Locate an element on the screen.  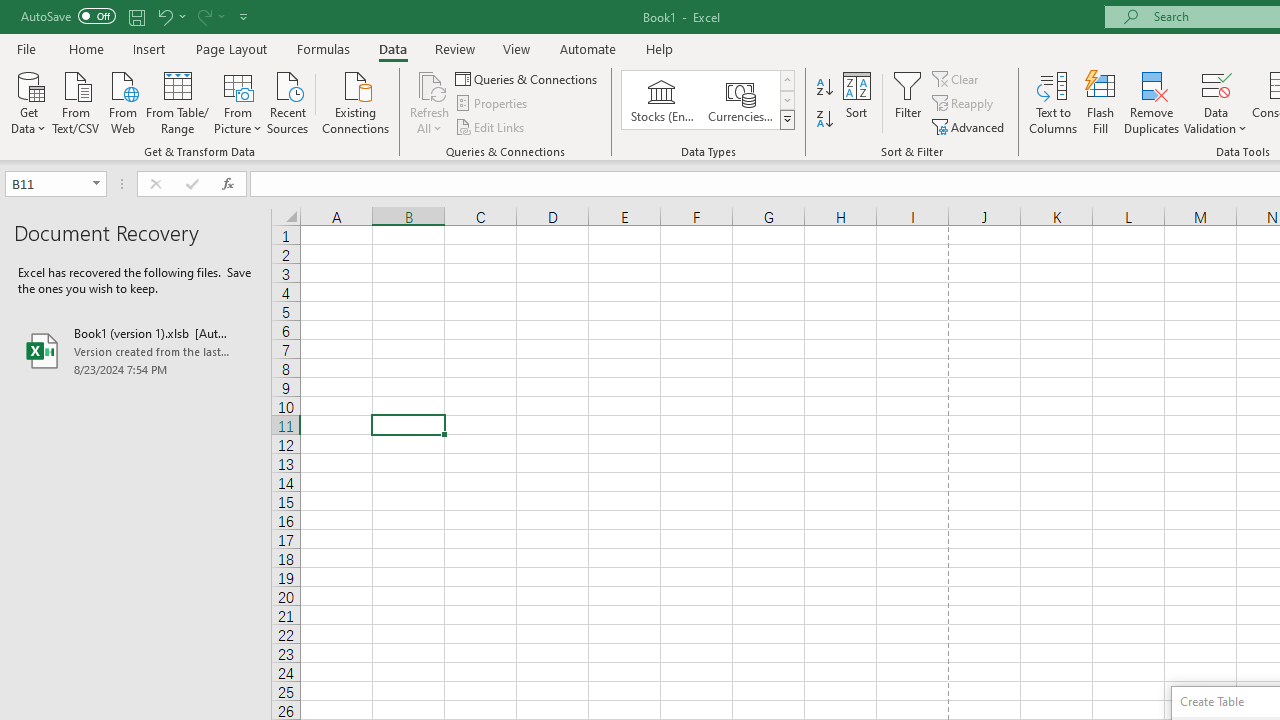
'Currencies (English)' is located at coordinates (739, 100).